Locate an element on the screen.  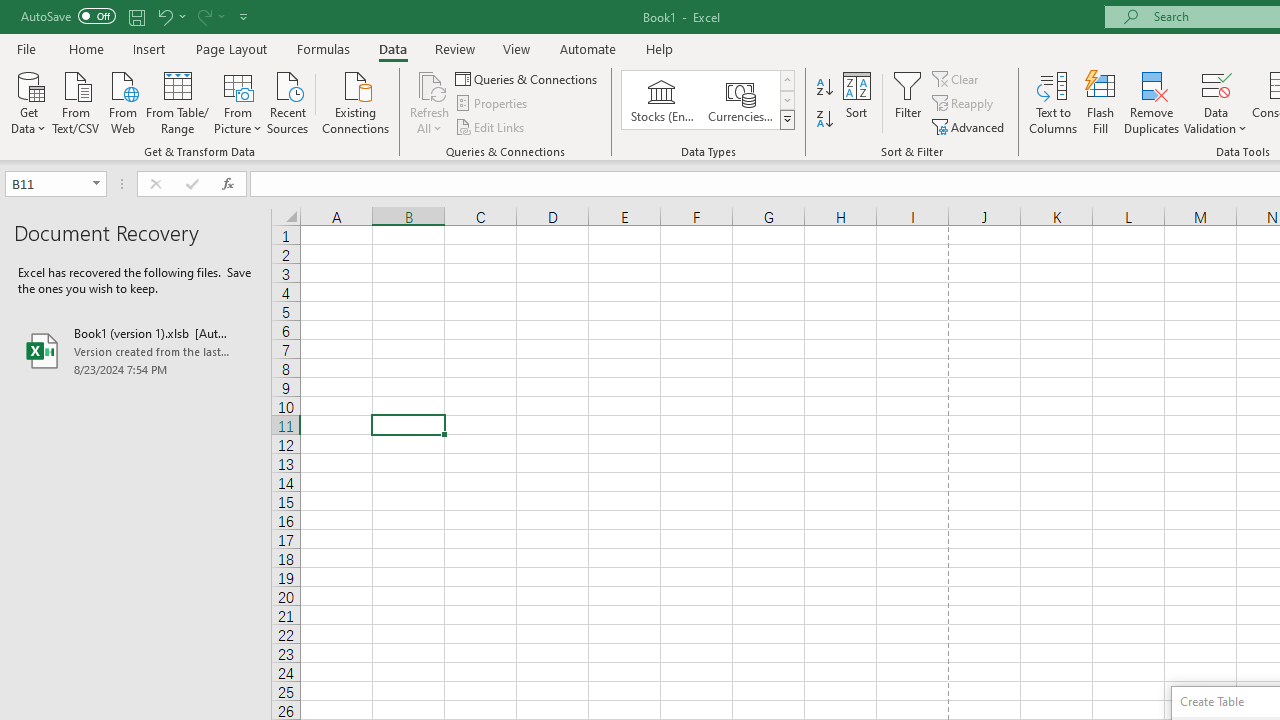
'Currencies (English)' is located at coordinates (739, 100).